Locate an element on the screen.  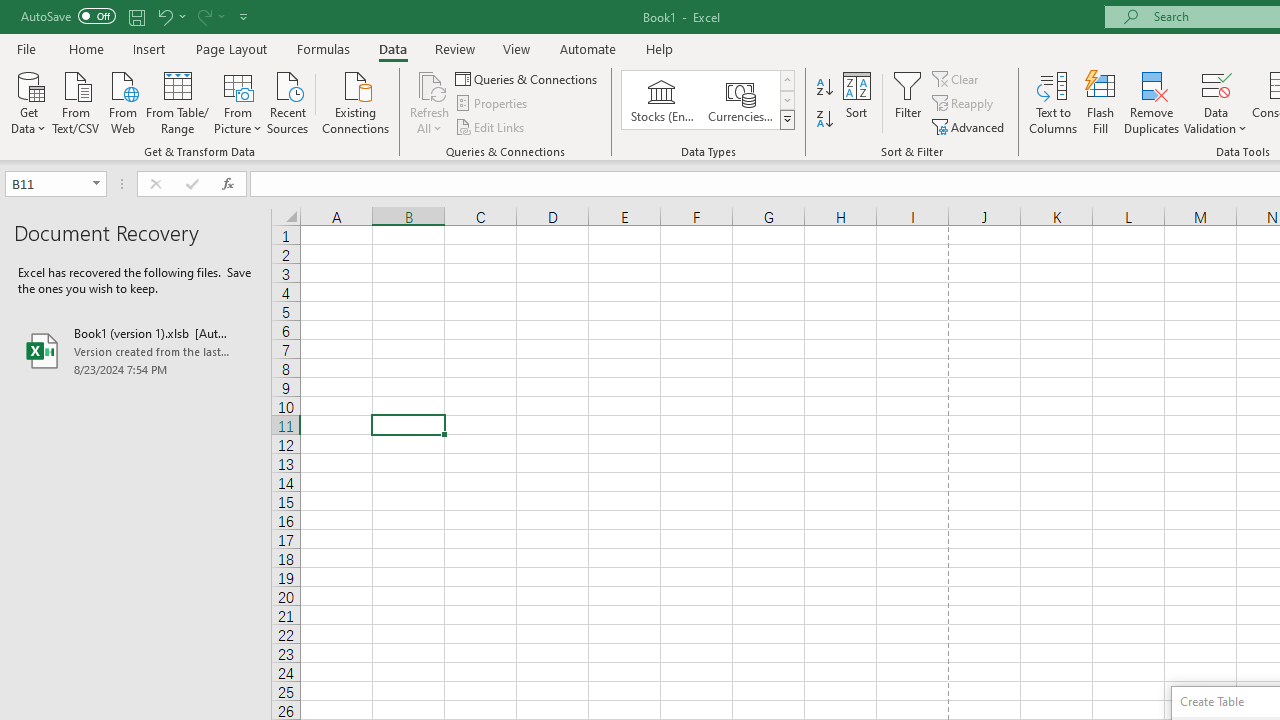
'Currencies (English)' is located at coordinates (739, 100).